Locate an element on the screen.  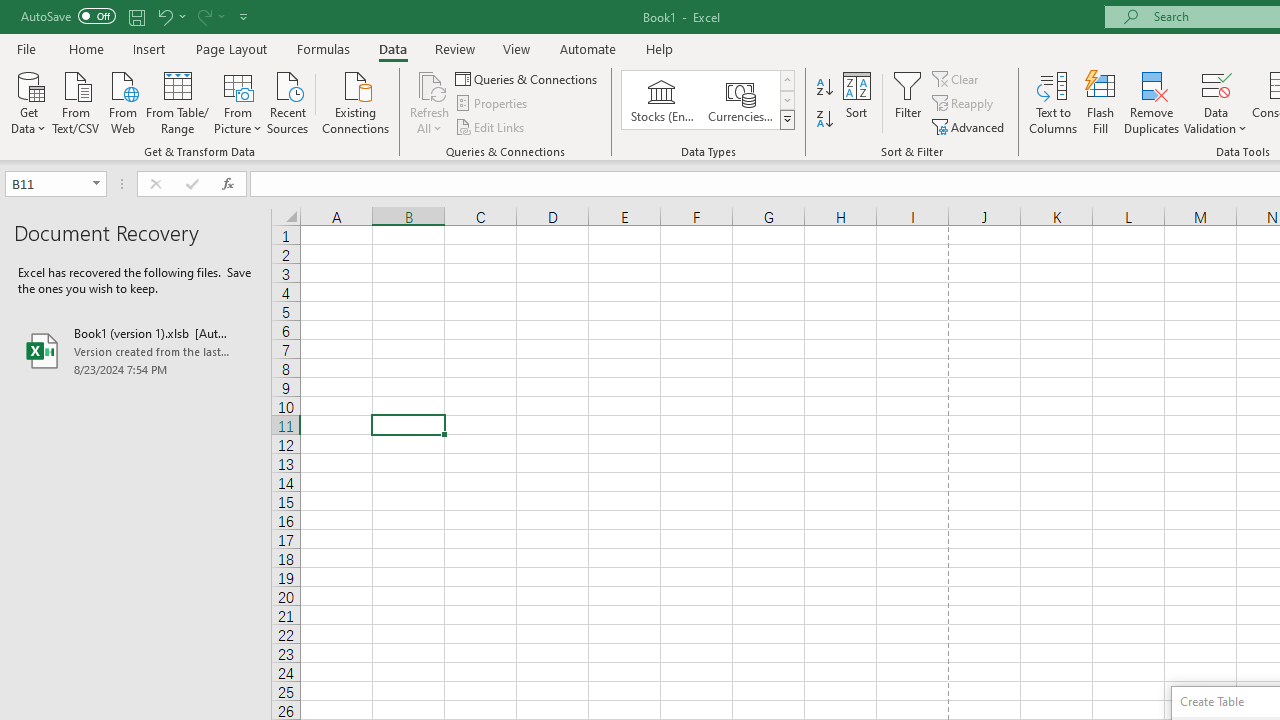
'Currencies (English)' is located at coordinates (739, 100).